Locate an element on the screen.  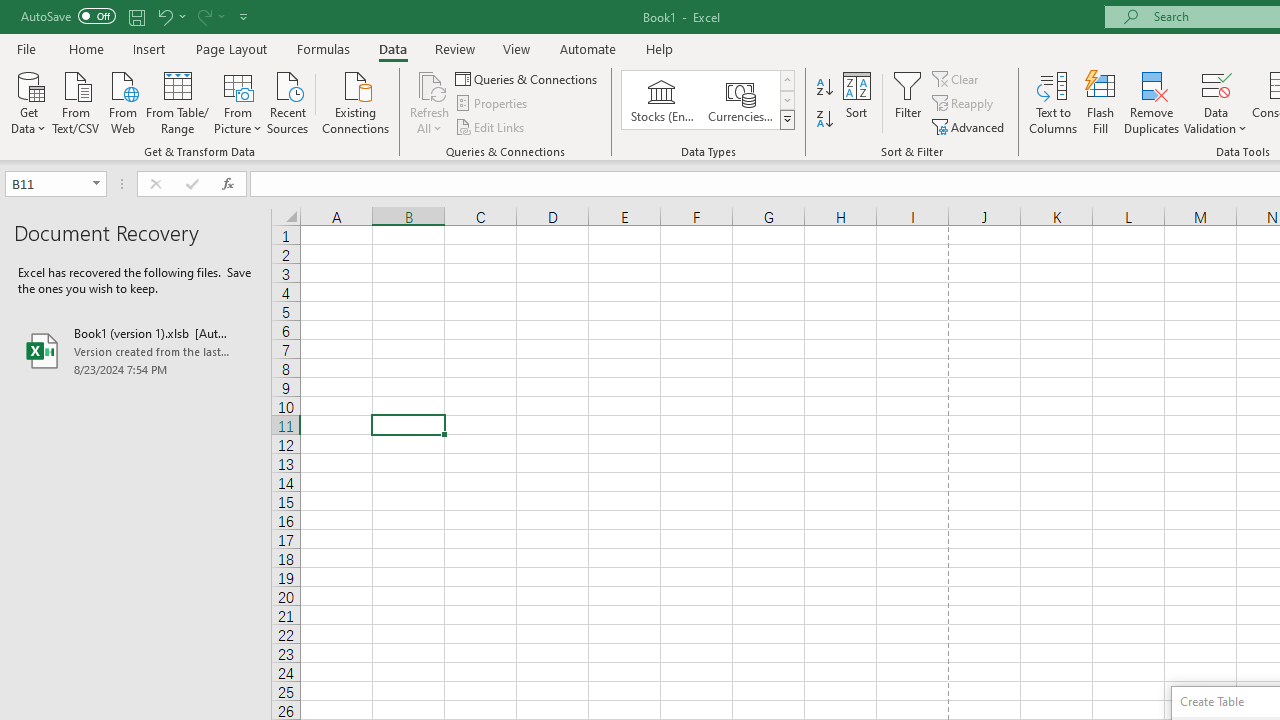
'Currencies (English)' is located at coordinates (739, 100).